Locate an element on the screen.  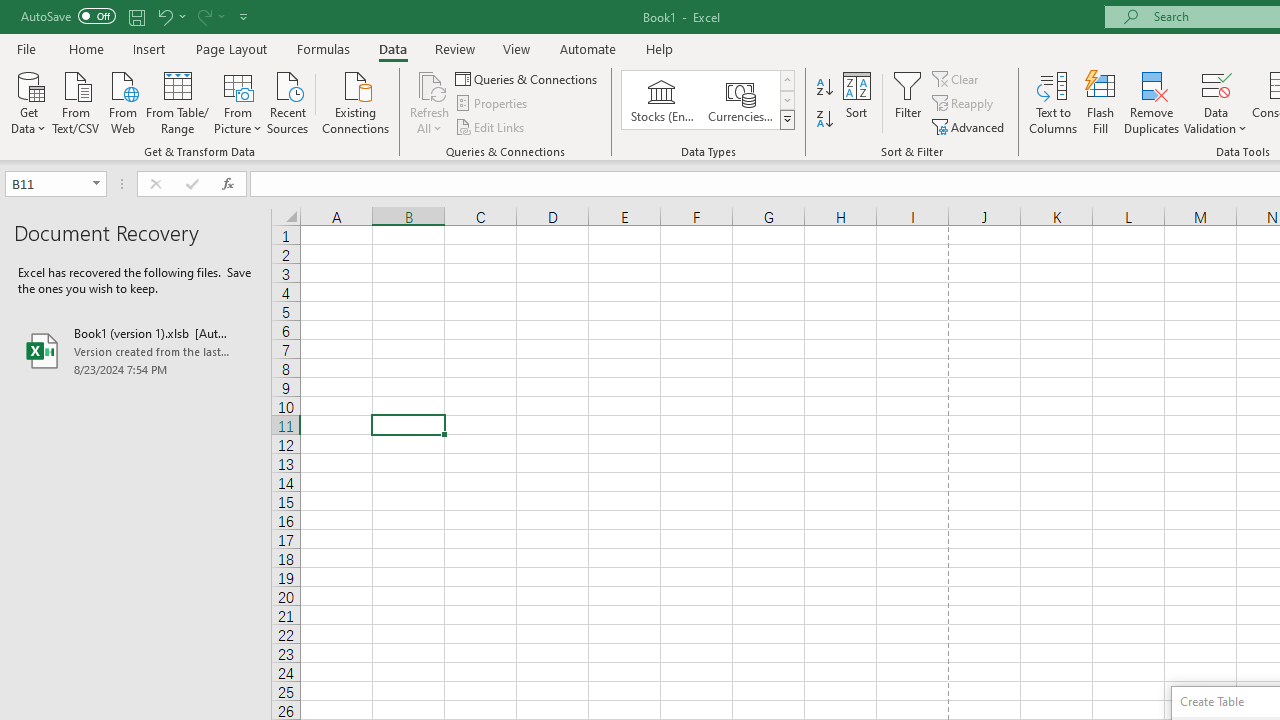
'Currencies (English)' is located at coordinates (739, 100).